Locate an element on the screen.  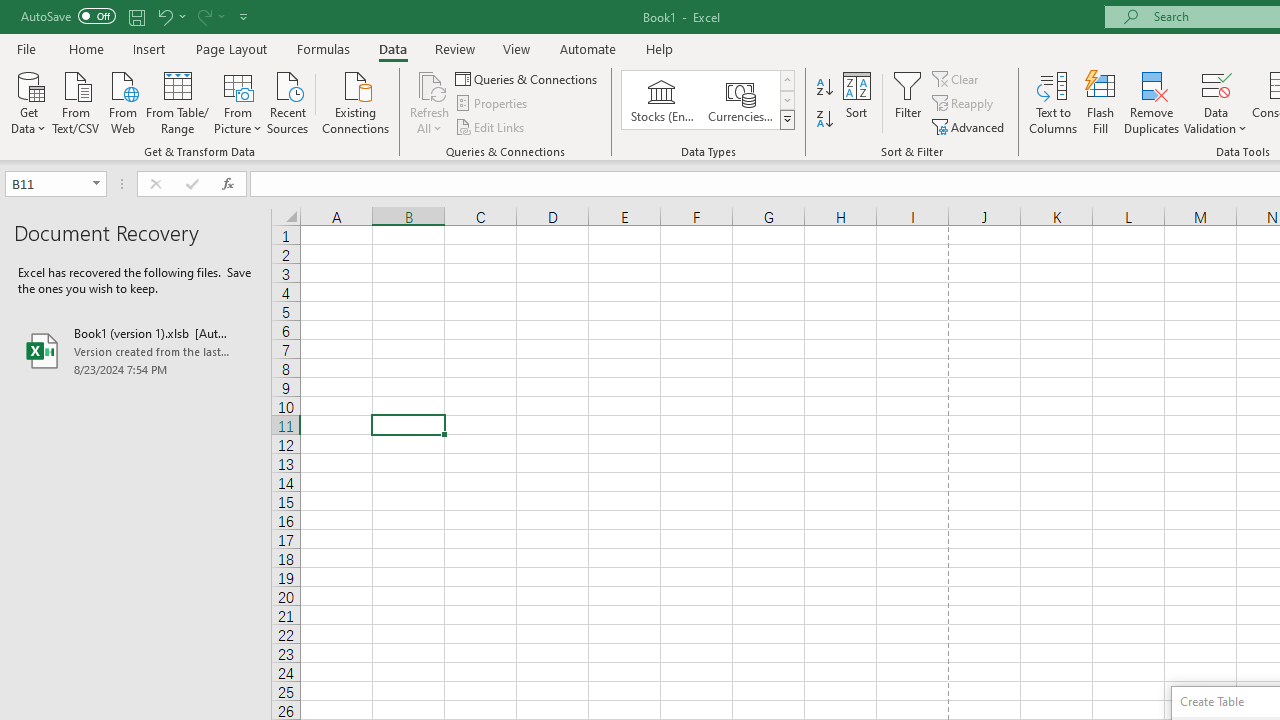
'Currencies (English)' is located at coordinates (739, 100).